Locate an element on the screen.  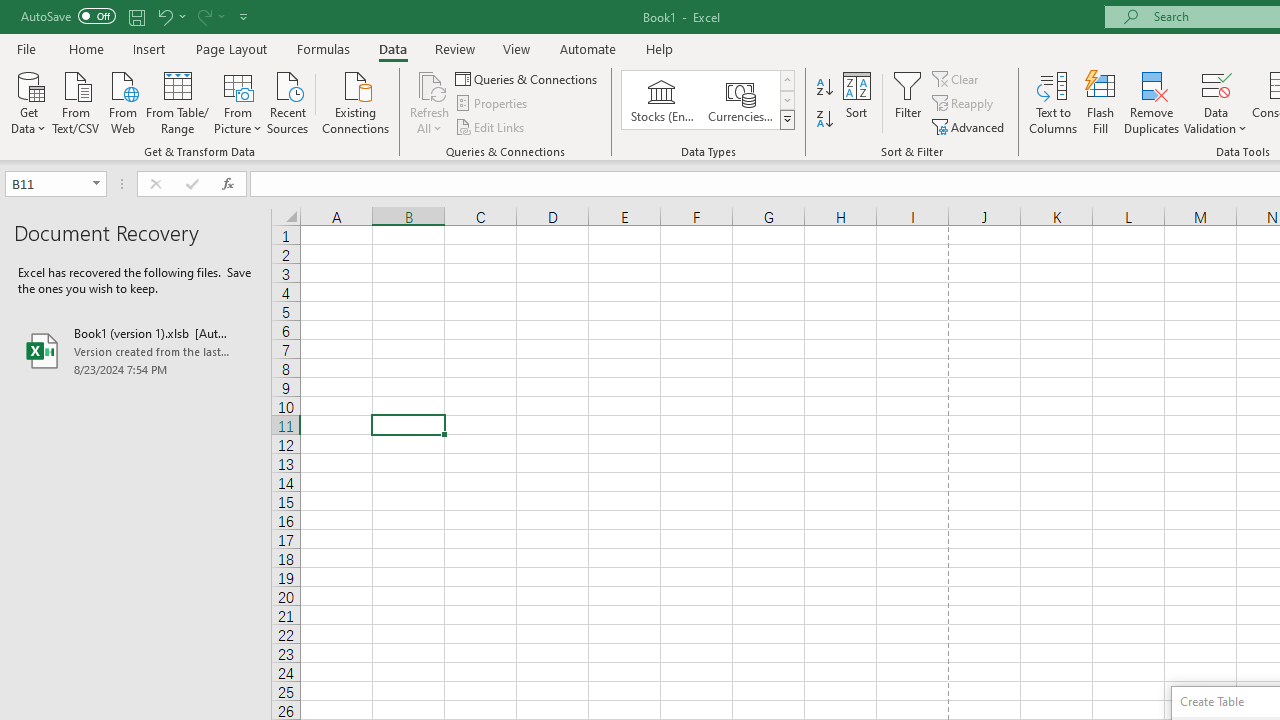
'Currencies (English)' is located at coordinates (739, 100).